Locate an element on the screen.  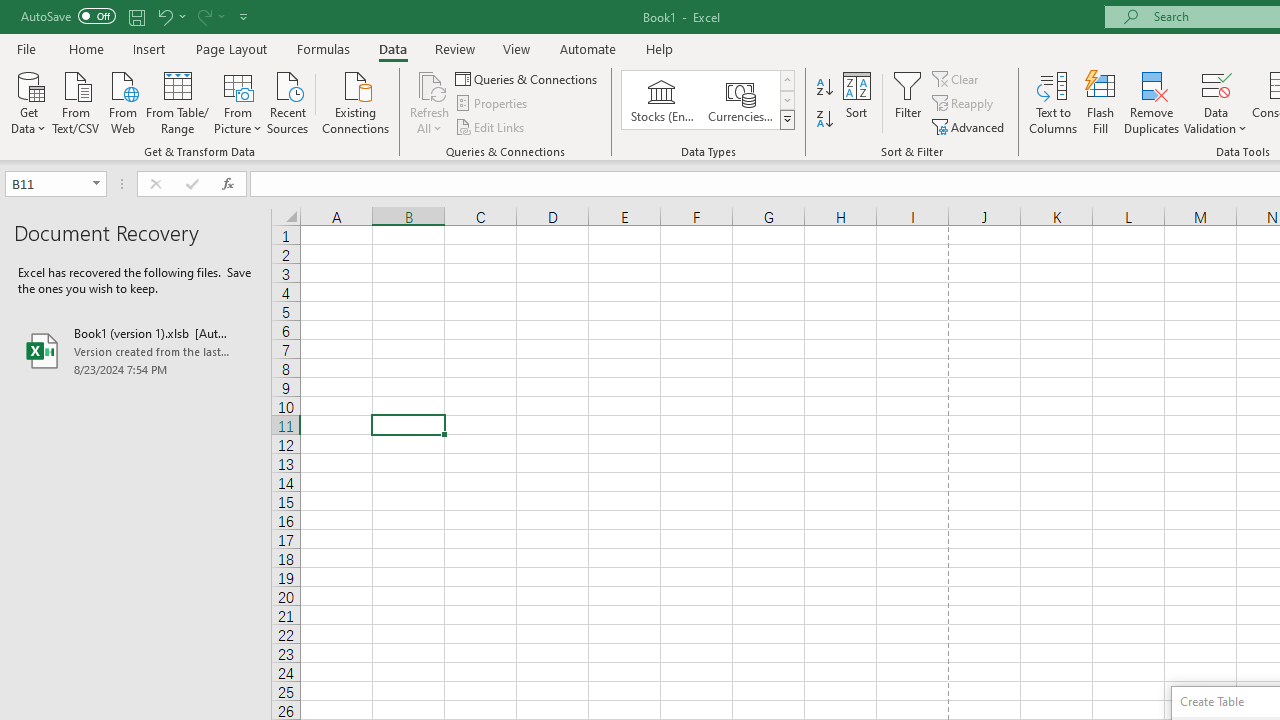
'Currencies (English)' is located at coordinates (739, 100).